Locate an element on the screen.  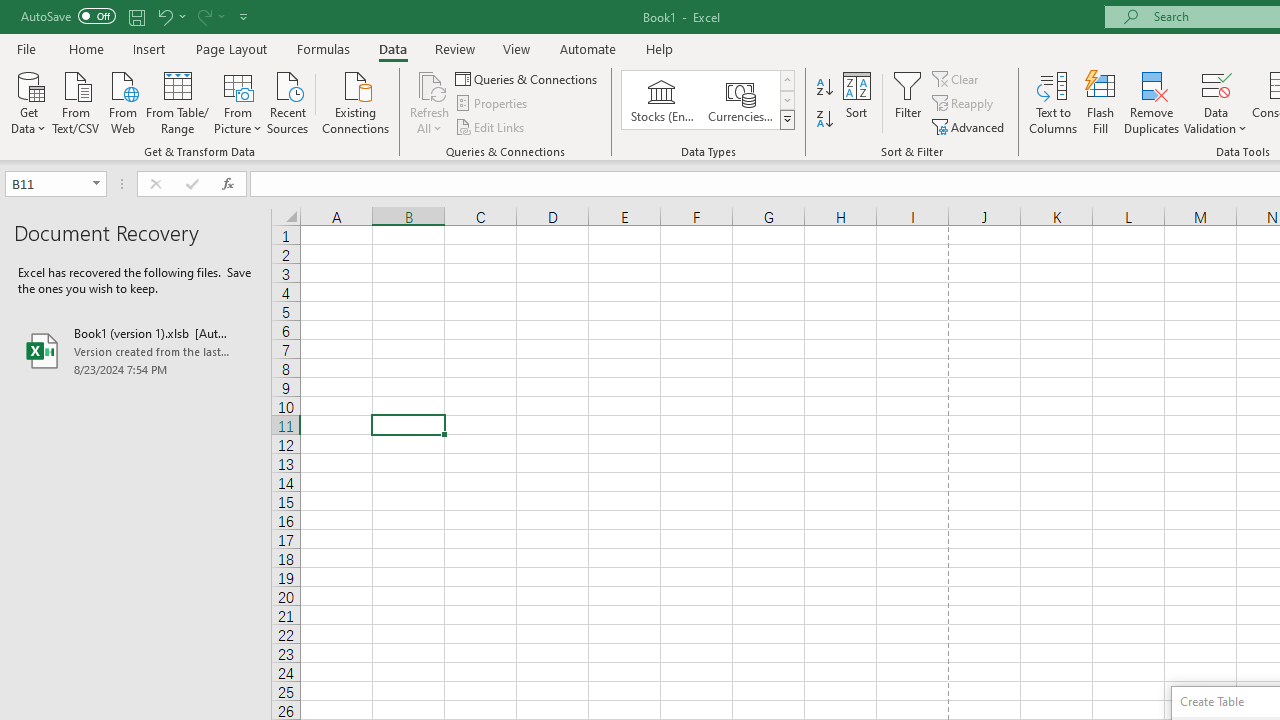
'Currencies (English)' is located at coordinates (739, 100).